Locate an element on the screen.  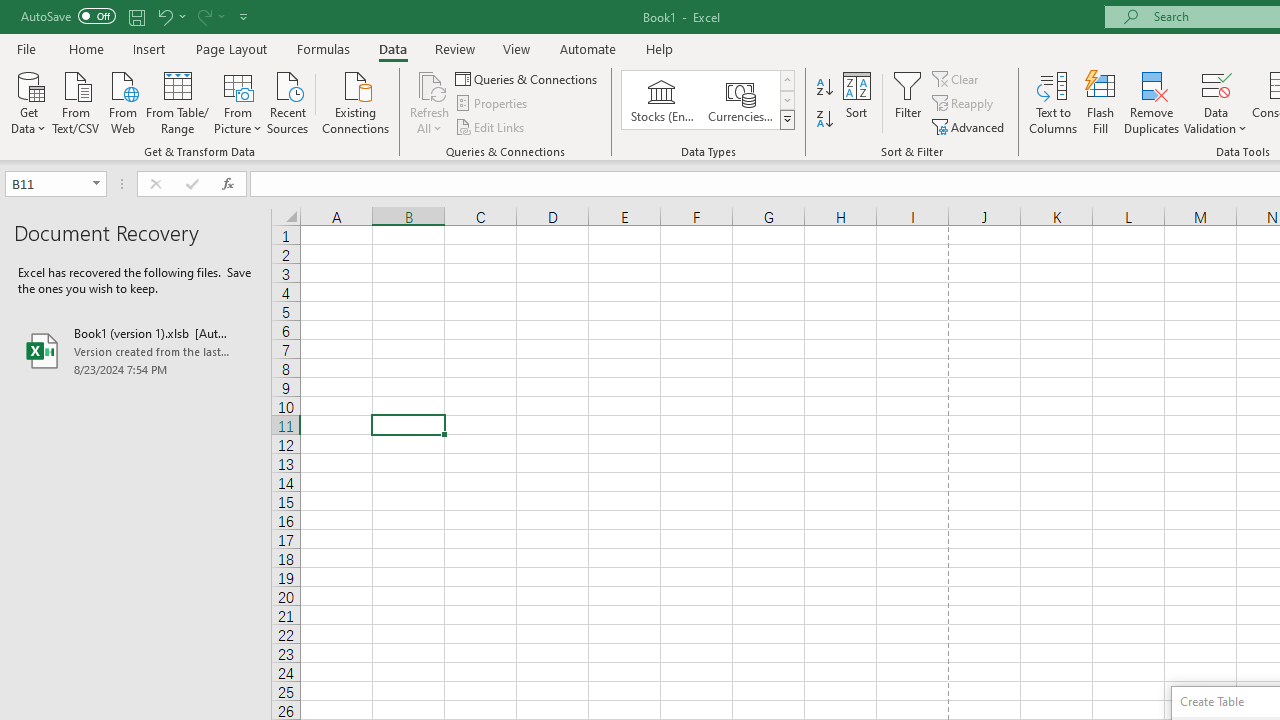
'Currencies (English)' is located at coordinates (739, 100).